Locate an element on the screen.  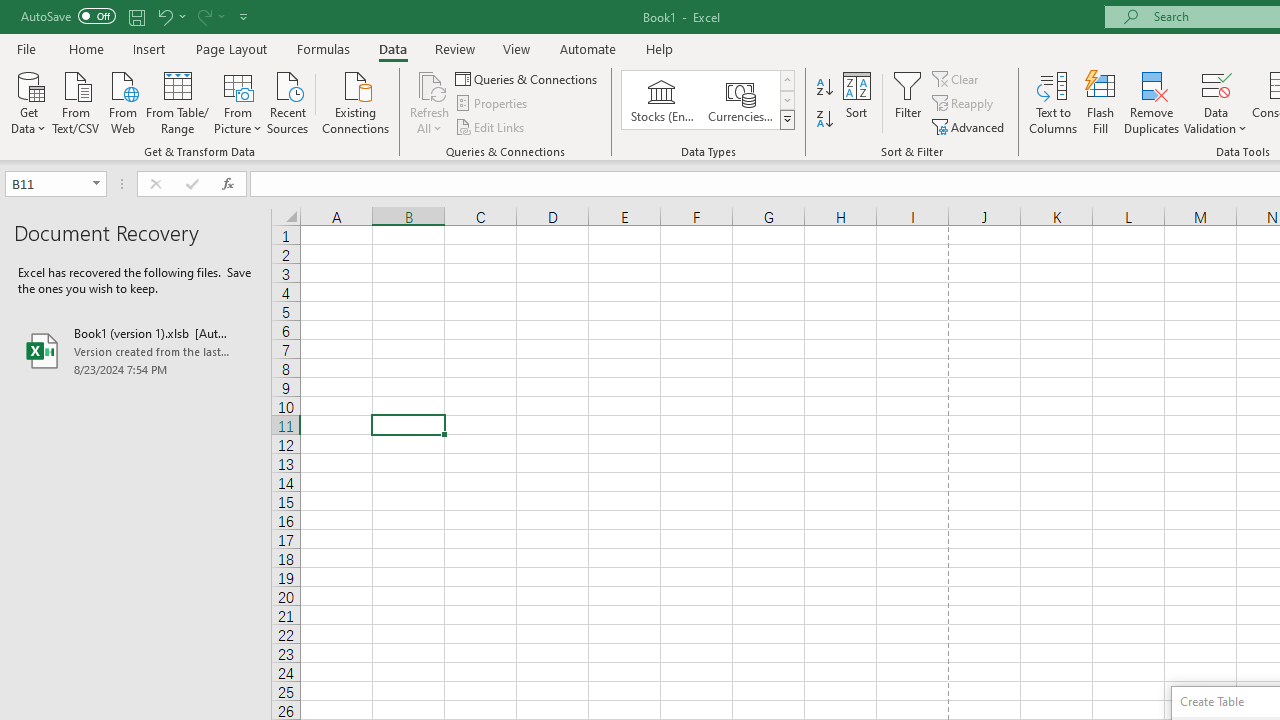
'Currencies (English)' is located at coordinates (739, 100).